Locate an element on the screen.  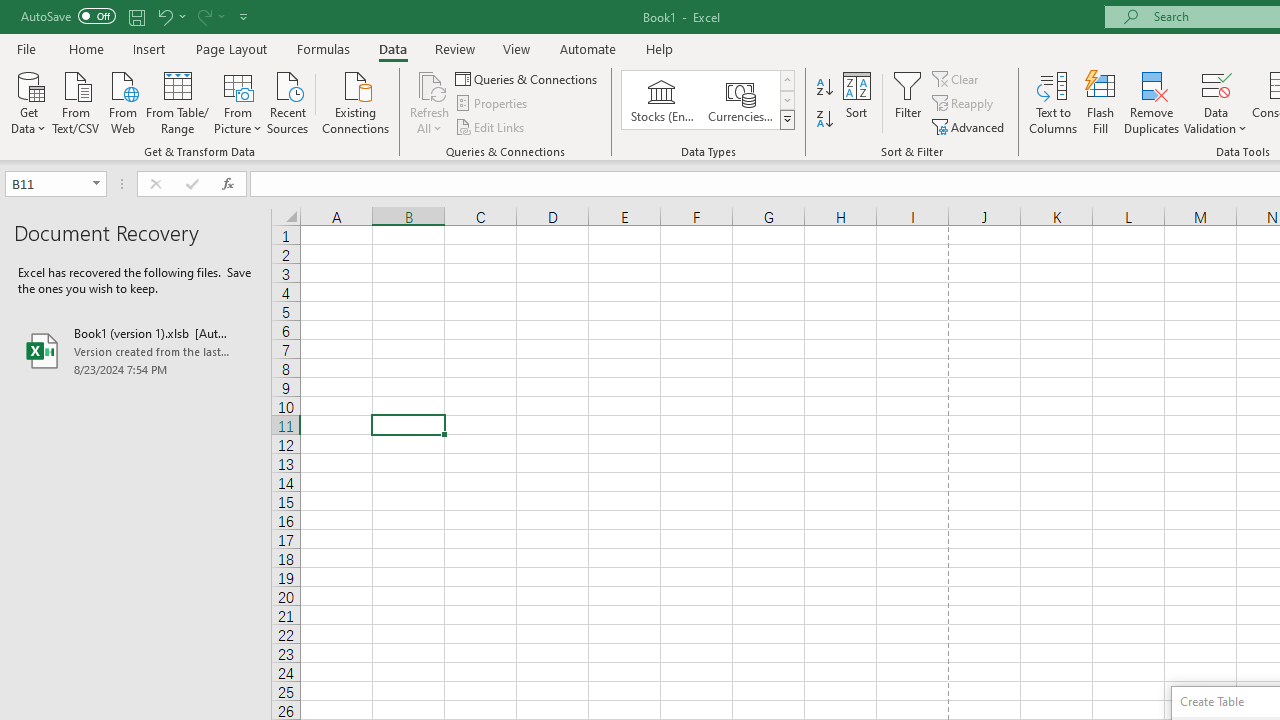
'Currencies (English)' is located at coordinates (739, 100).